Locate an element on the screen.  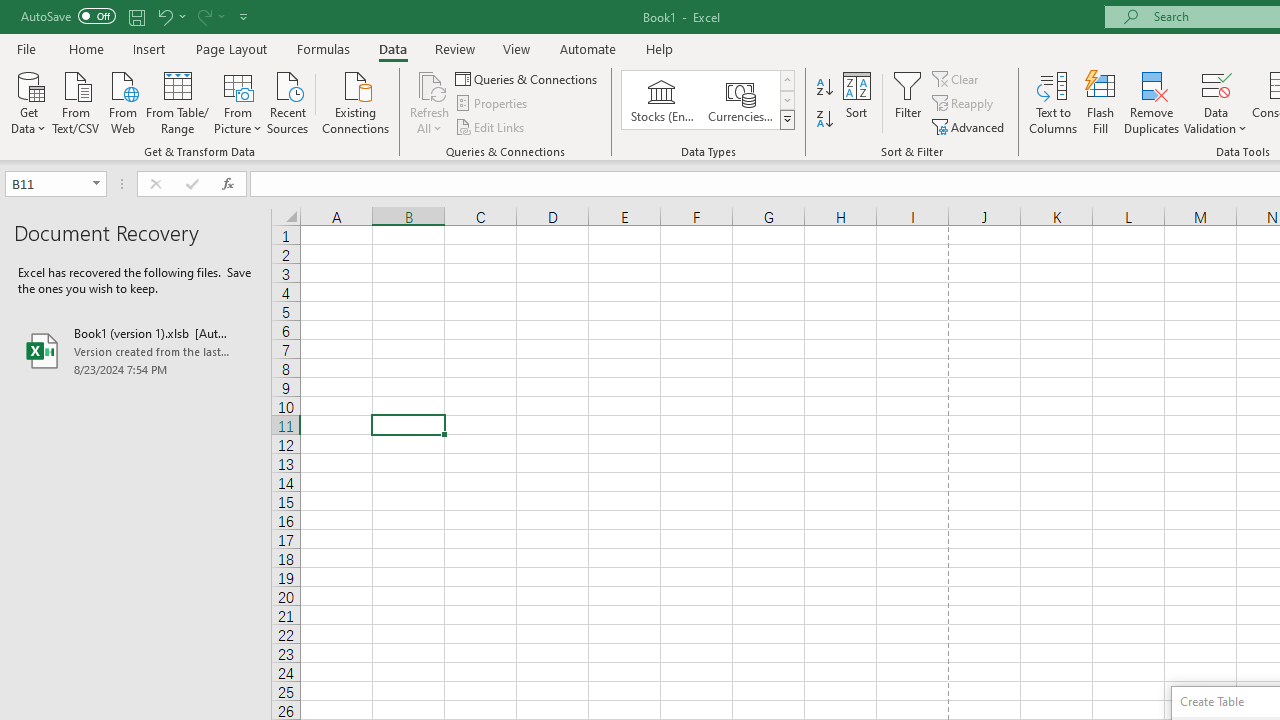
'Currencies (English)' is located at coordinates (739, 100).